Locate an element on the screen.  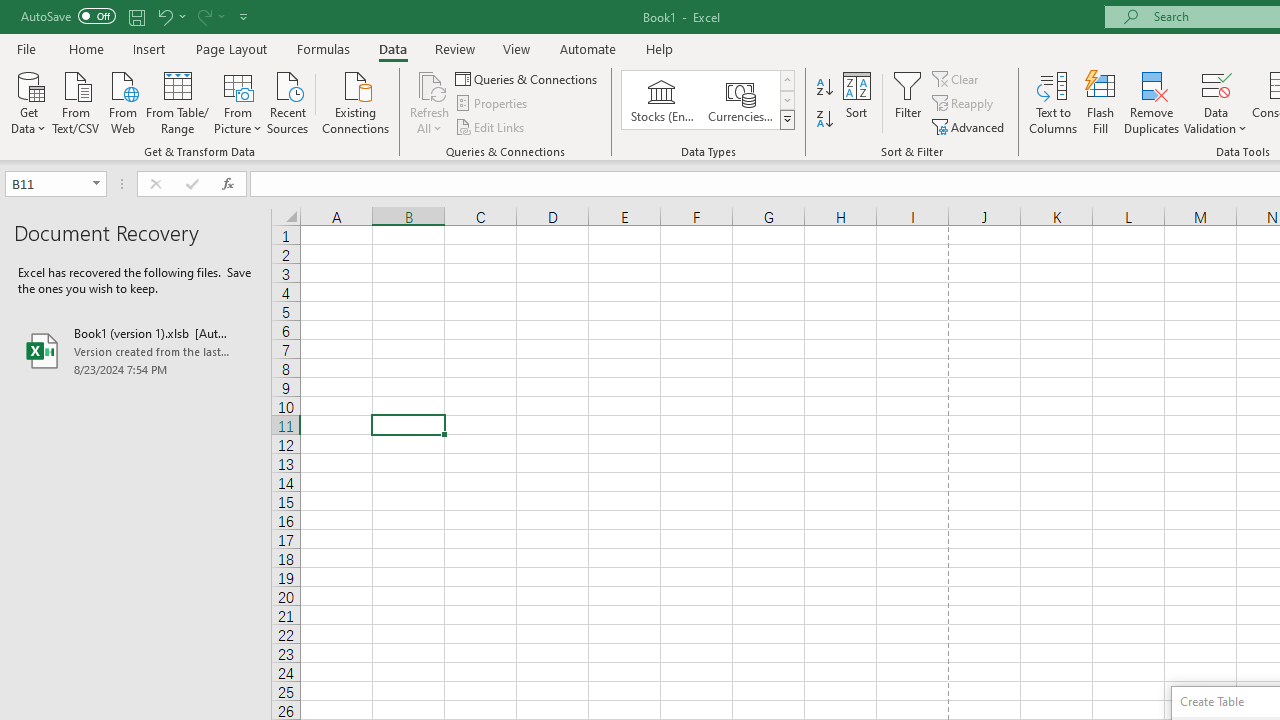
'Currencies (English)' is located at coordinates (739, 100).